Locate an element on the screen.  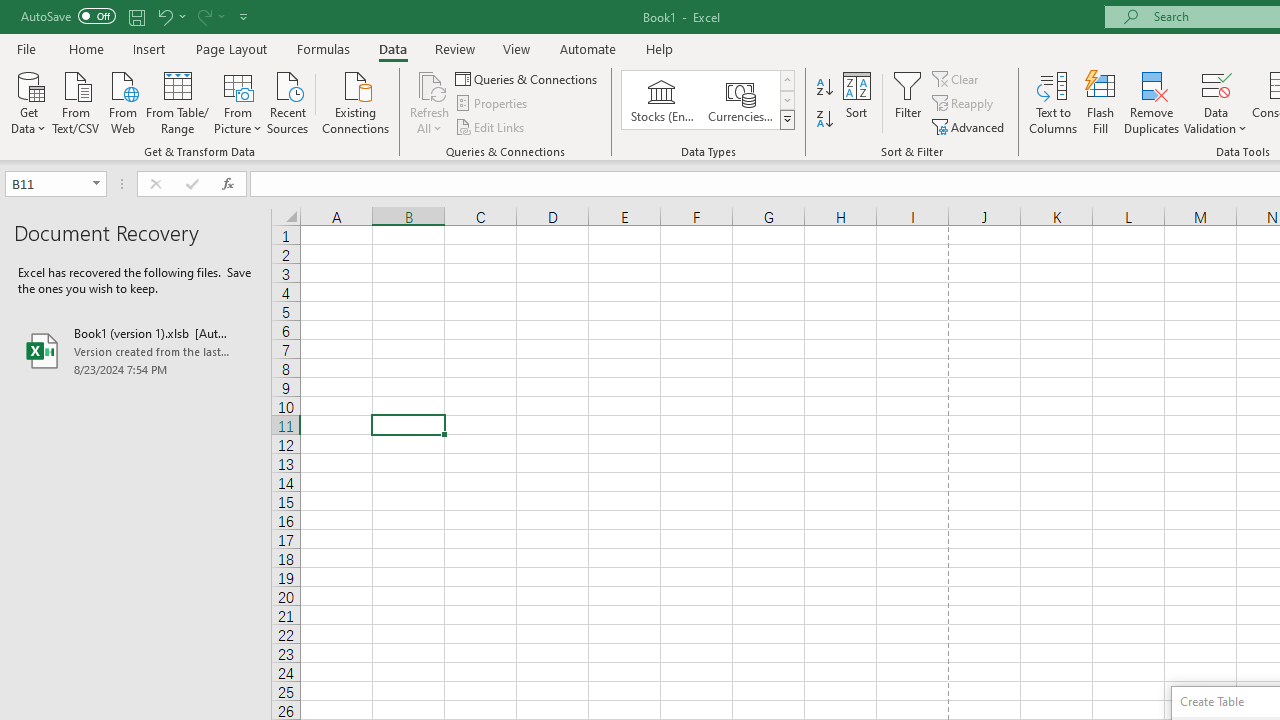
'Currencies (English)' is located at coordinates (739, 100).